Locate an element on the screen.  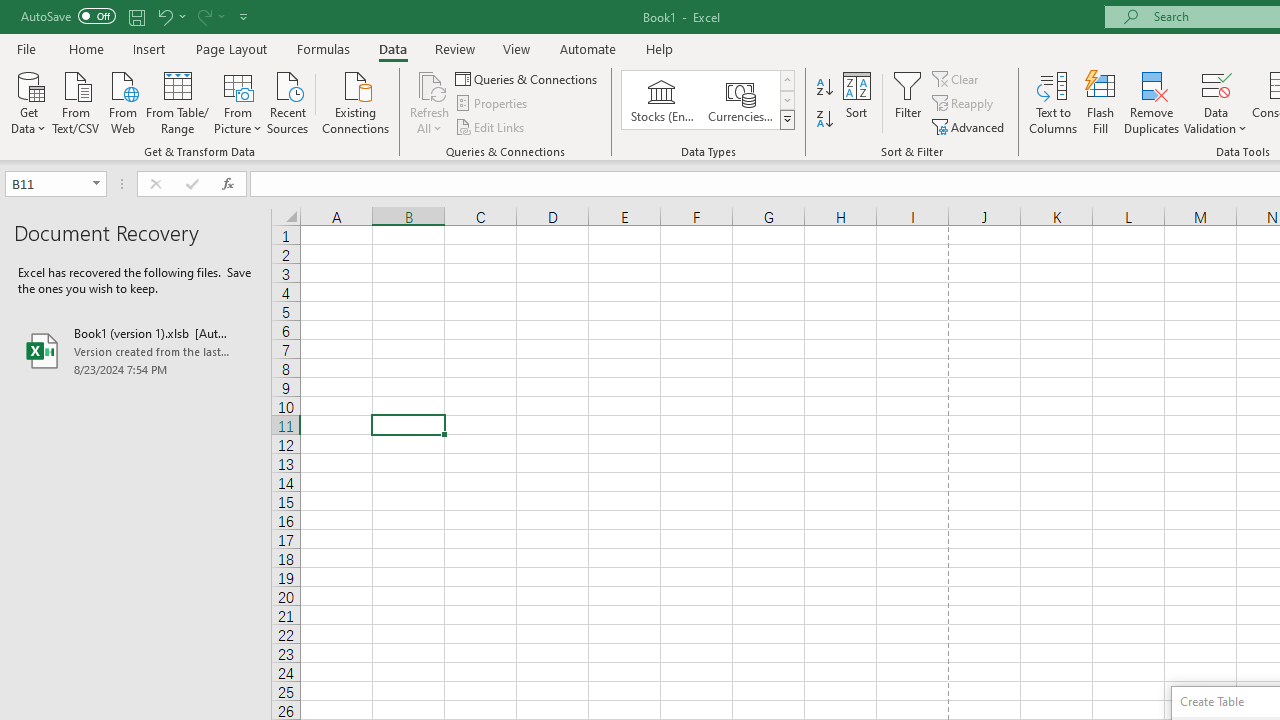
'Currencies (English)' is located at coordinates (739, 100).